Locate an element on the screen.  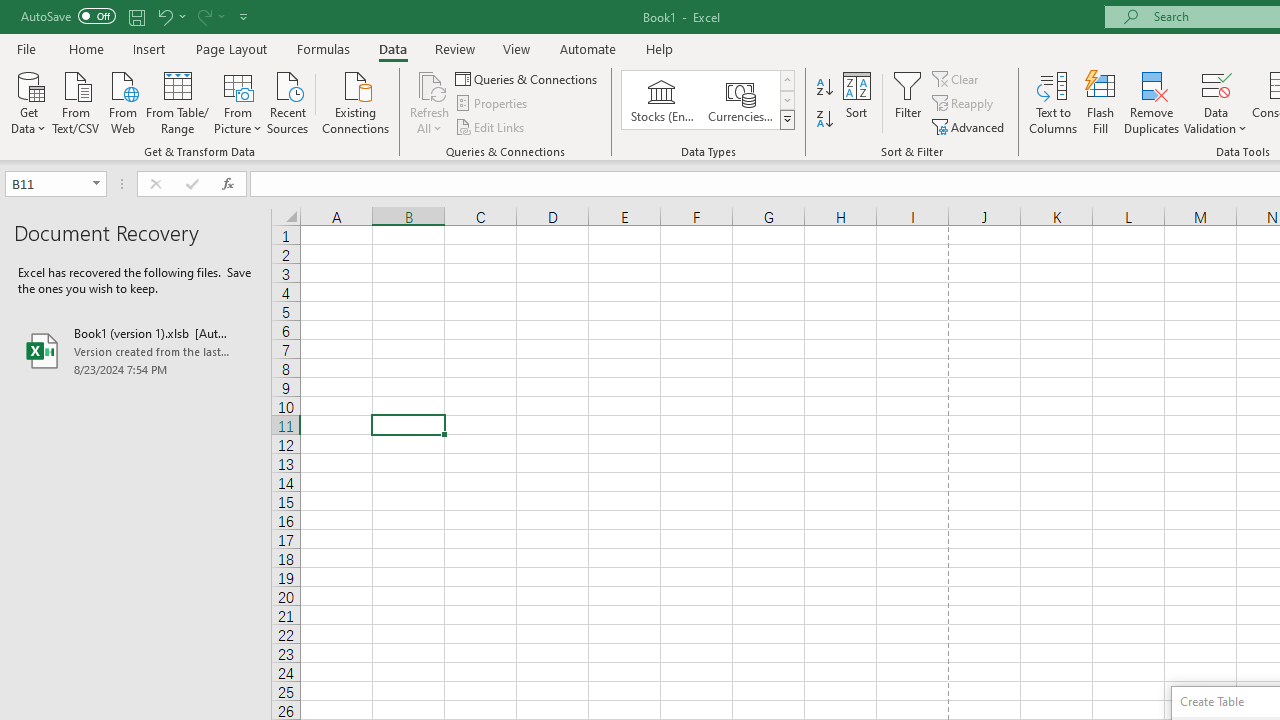
'Currencies (English)' is located at coordinates (739, 100).